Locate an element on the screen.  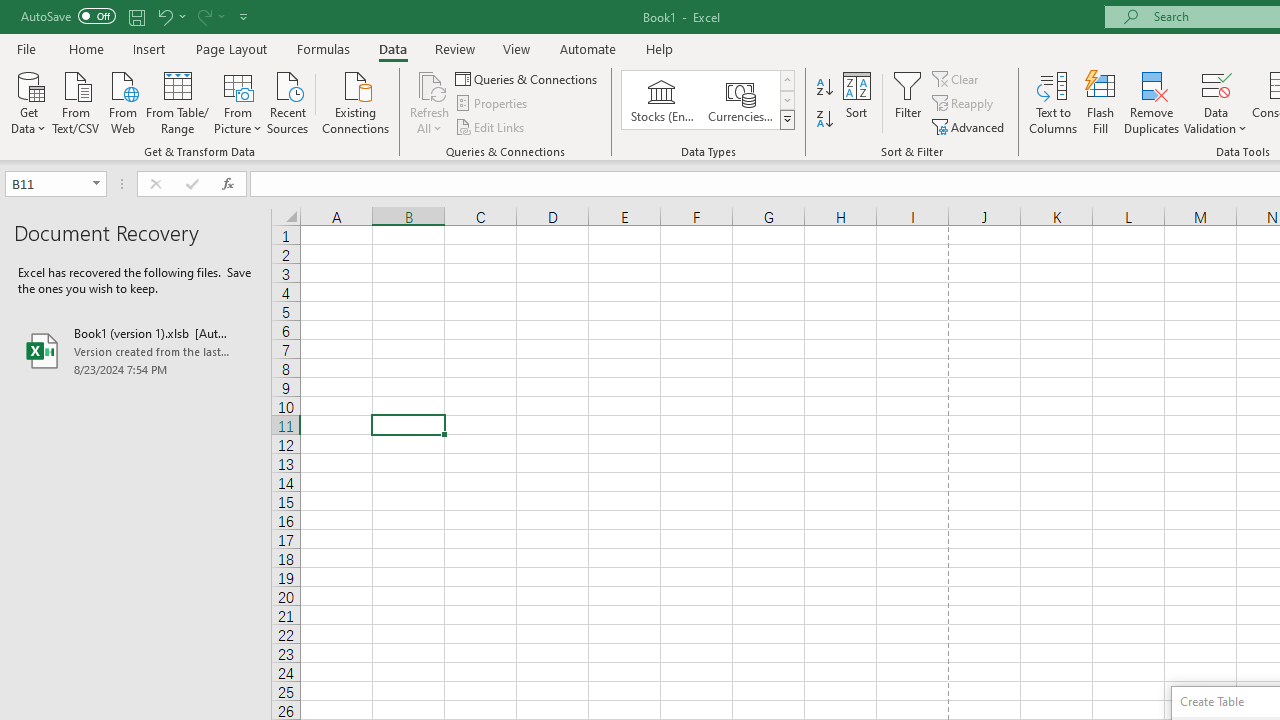
'Currencies (English)' is located at coordinates (739, 100).